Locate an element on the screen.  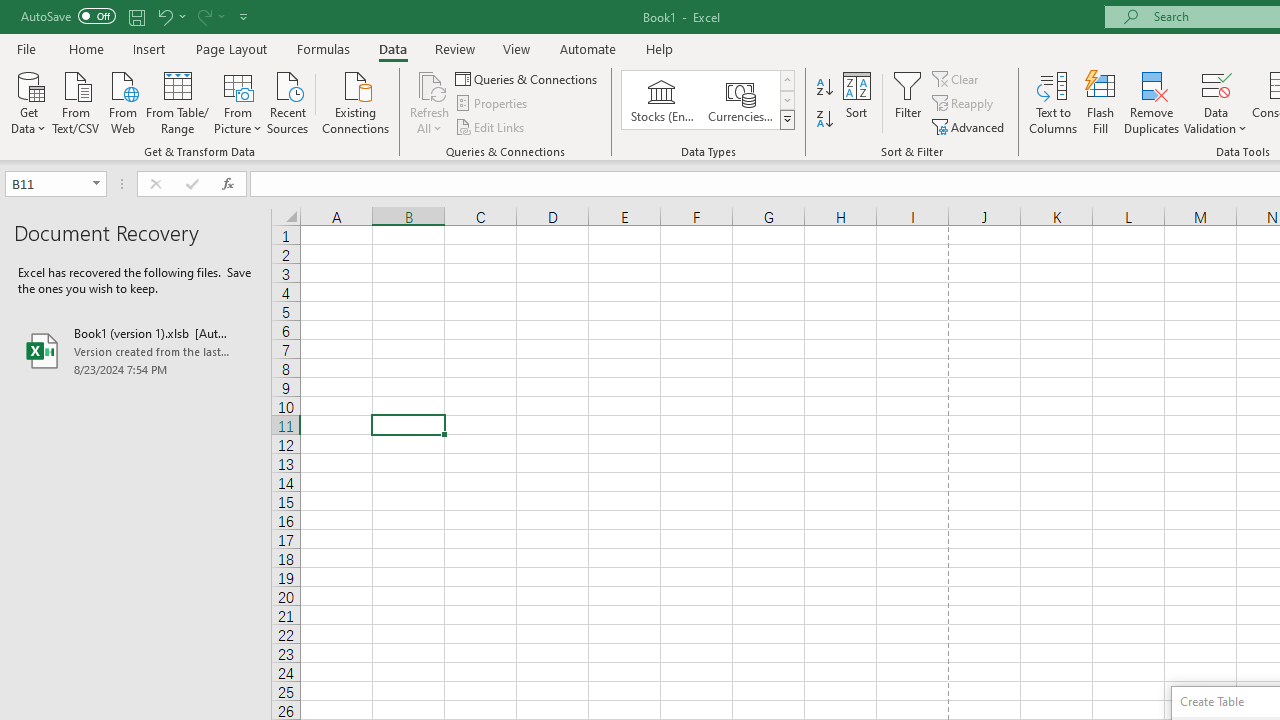
'Currencies (English)' is located at coordinates (739, 100).